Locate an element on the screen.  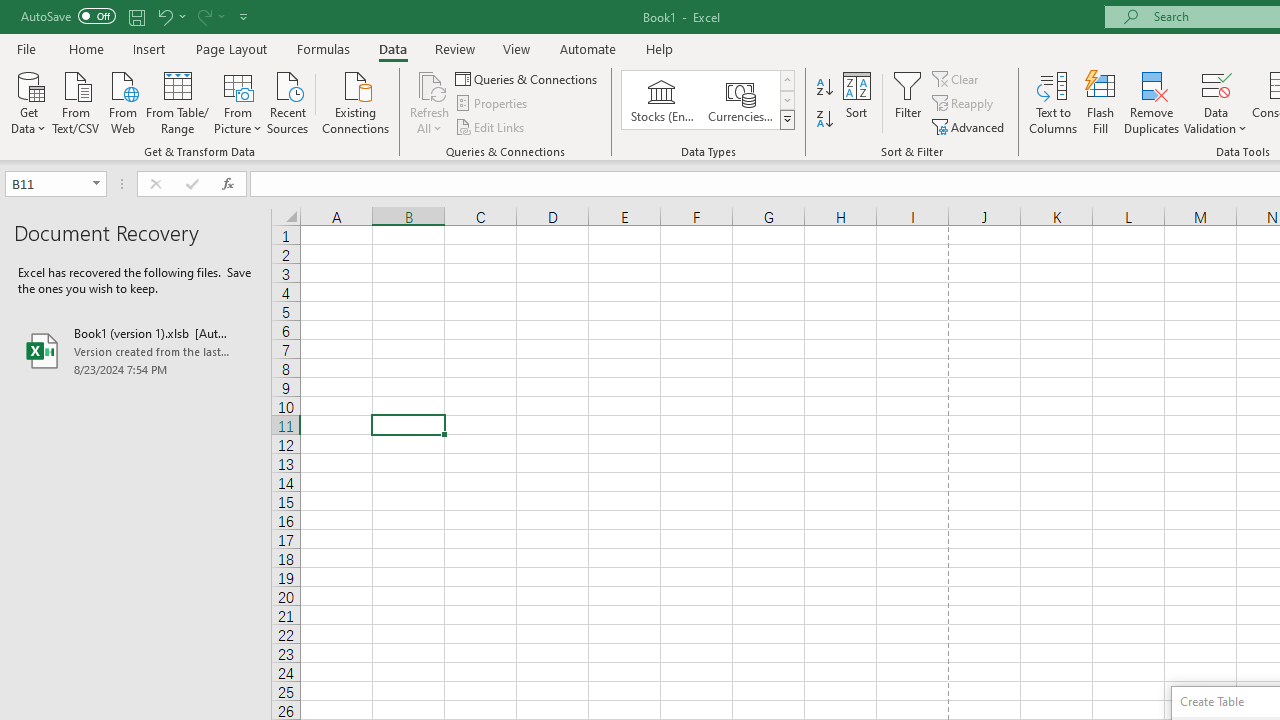
'Currencies (English)' is located at coordinates (739, 100).